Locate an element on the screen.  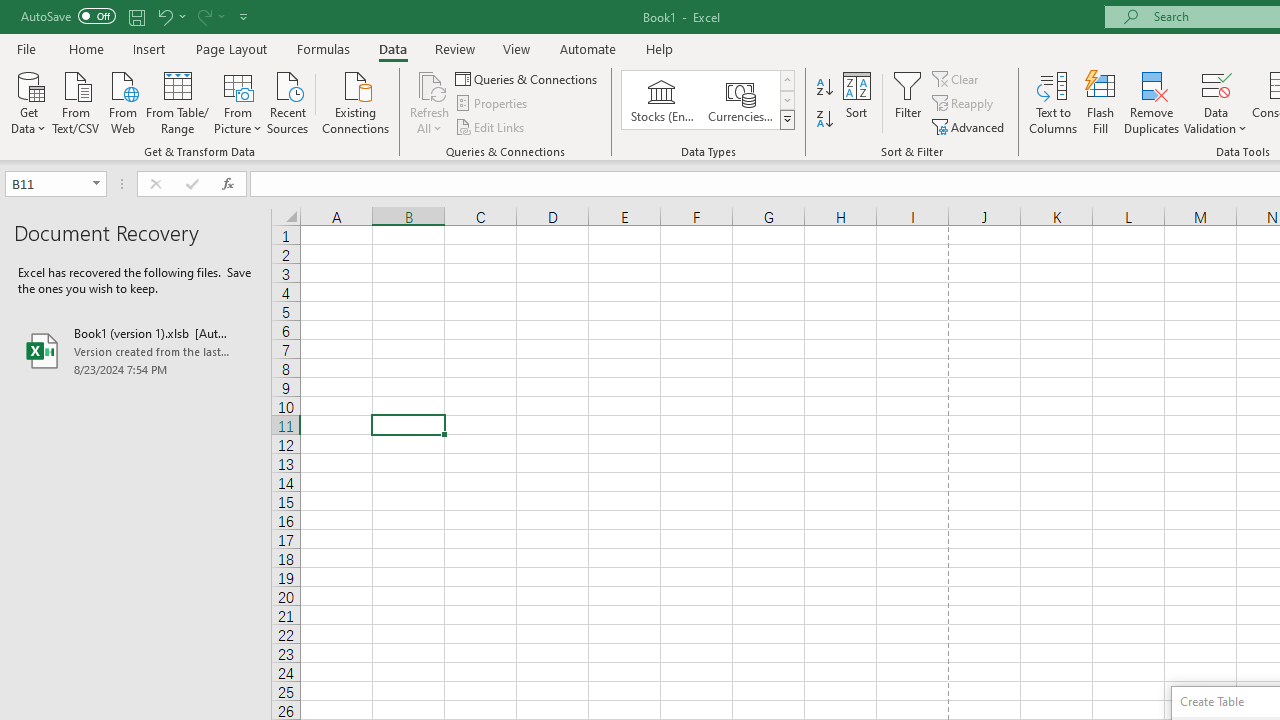
'Currencies (English)' is located at coordinates (739, 100).